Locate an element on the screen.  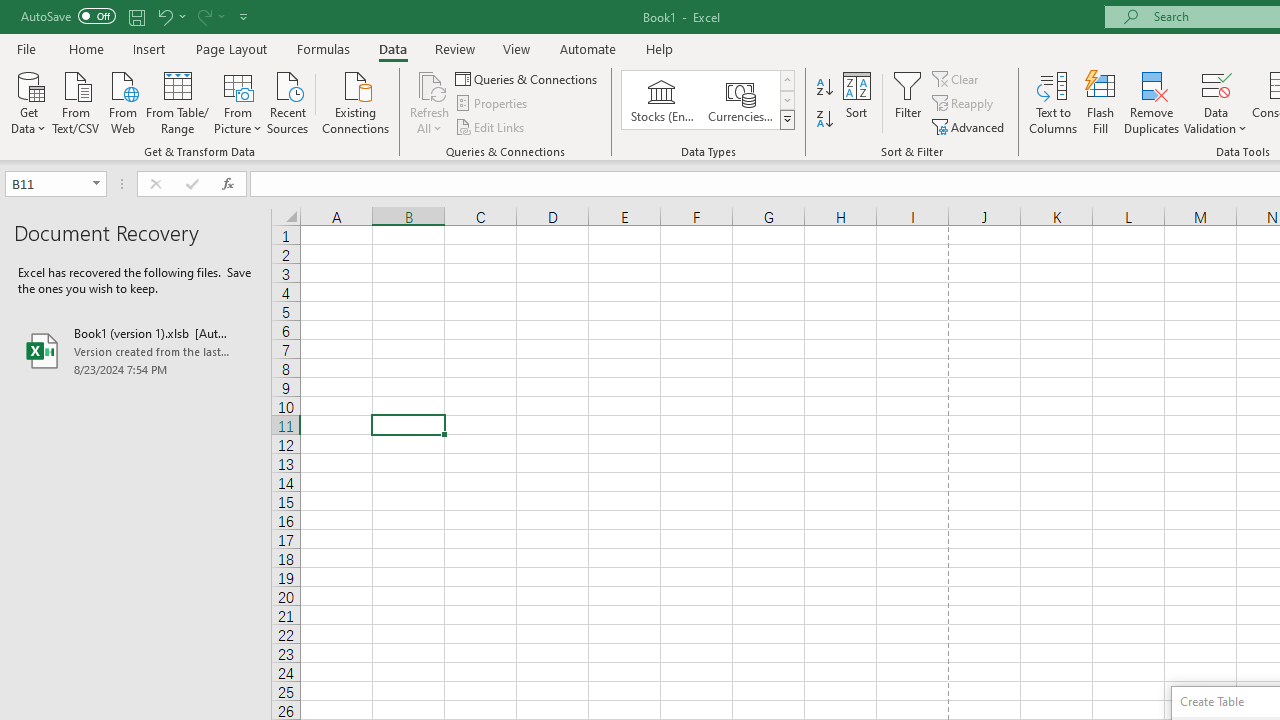
'Currencies (English)' is located at coordinates (739, 100).